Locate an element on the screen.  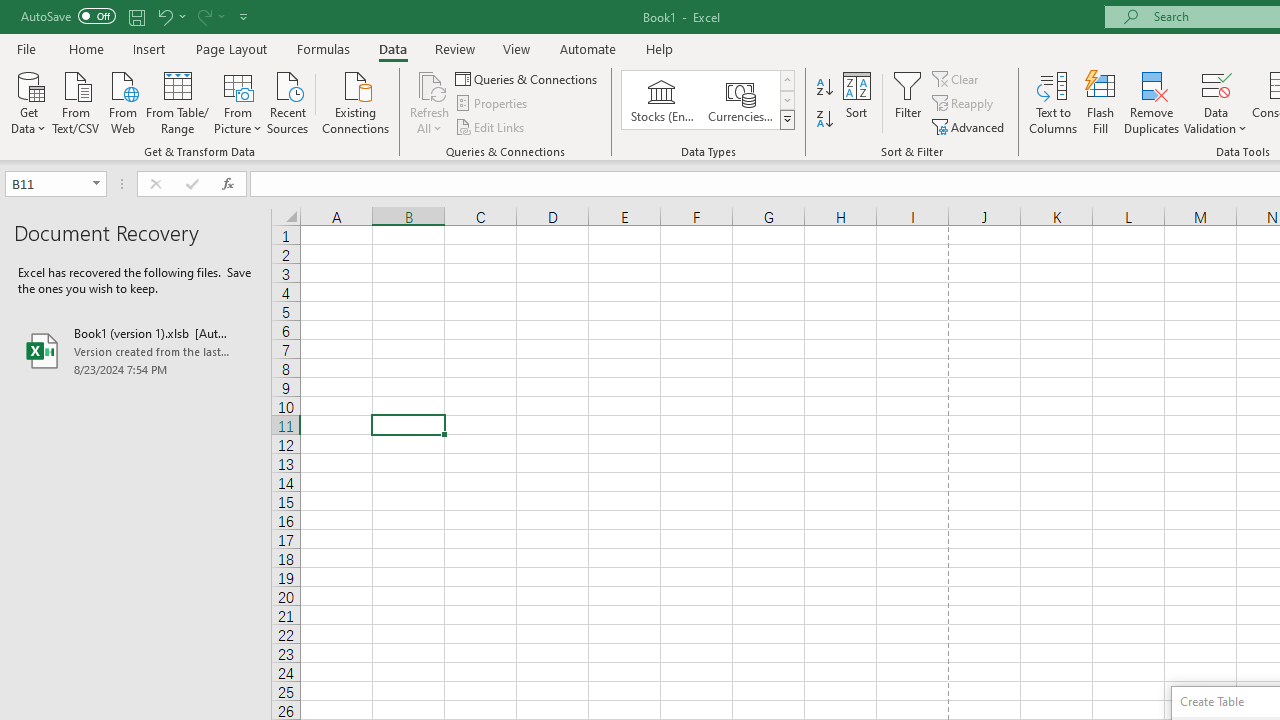
'Currencies (English)' is located at coordinates (739, 100).